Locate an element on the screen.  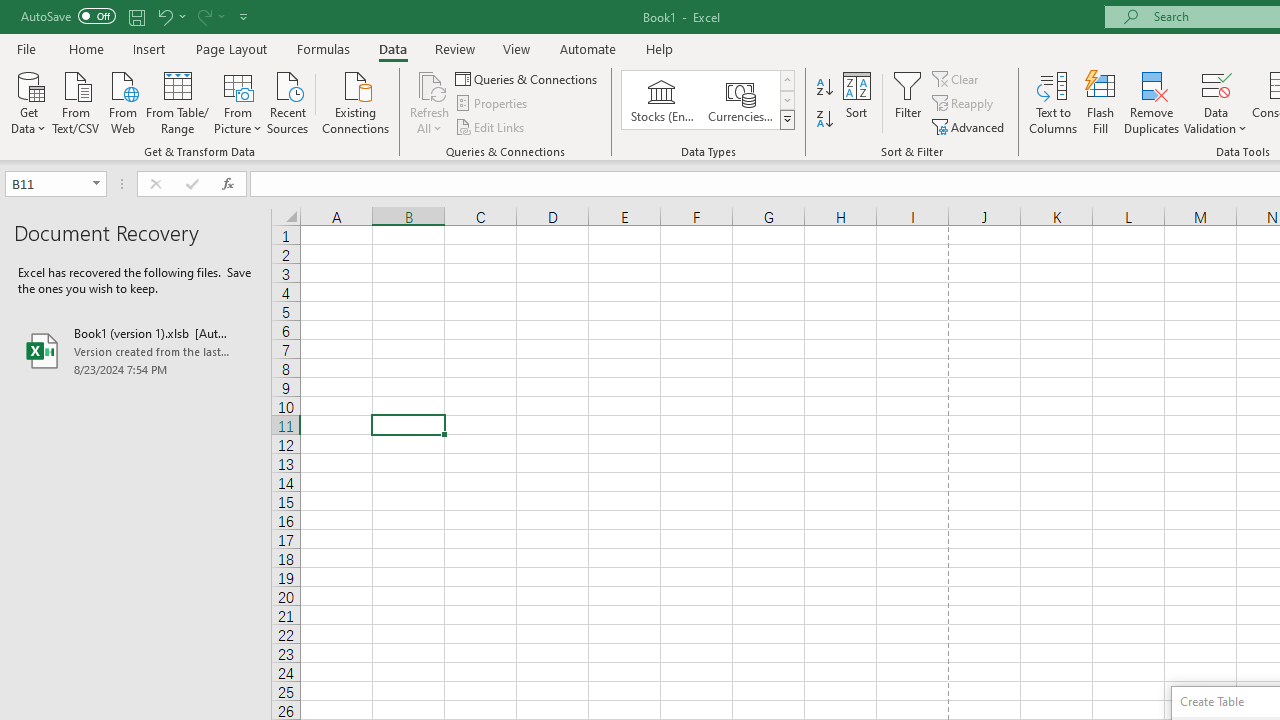
'Currencies (English)' is located at coordinates (739, 100).